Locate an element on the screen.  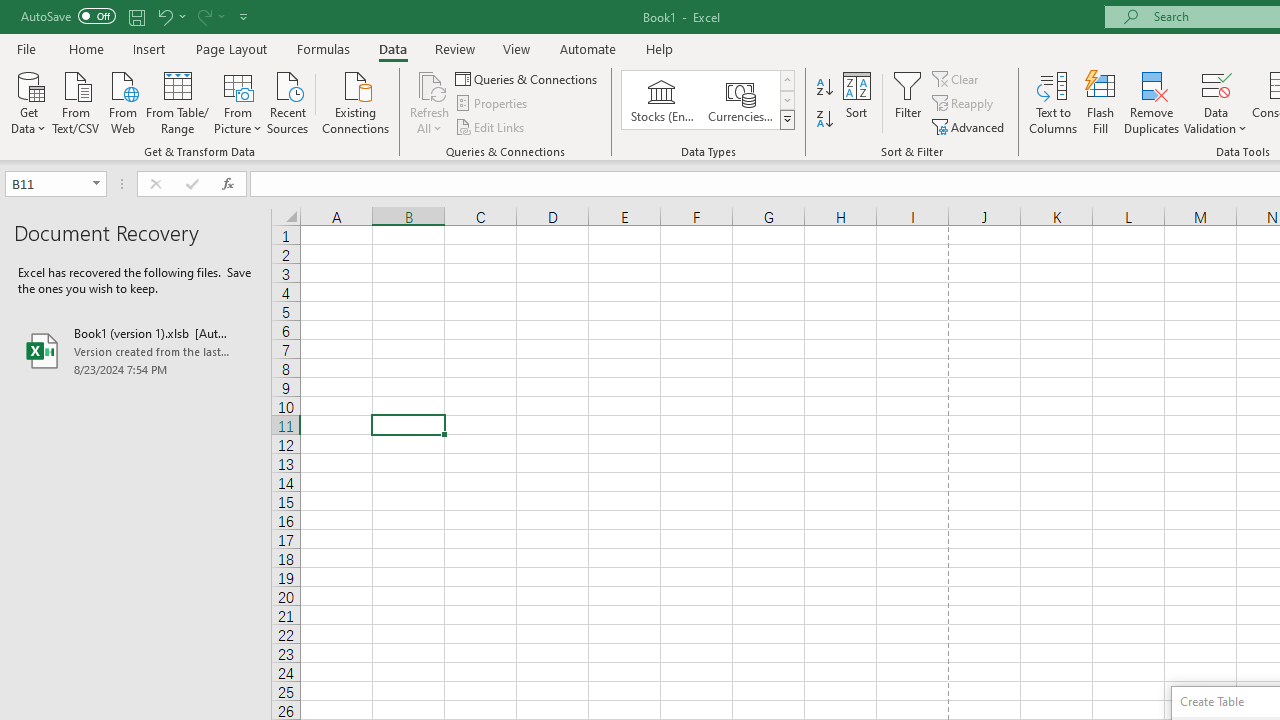
'Currencies (English)' is located at coordinates (739, 100).